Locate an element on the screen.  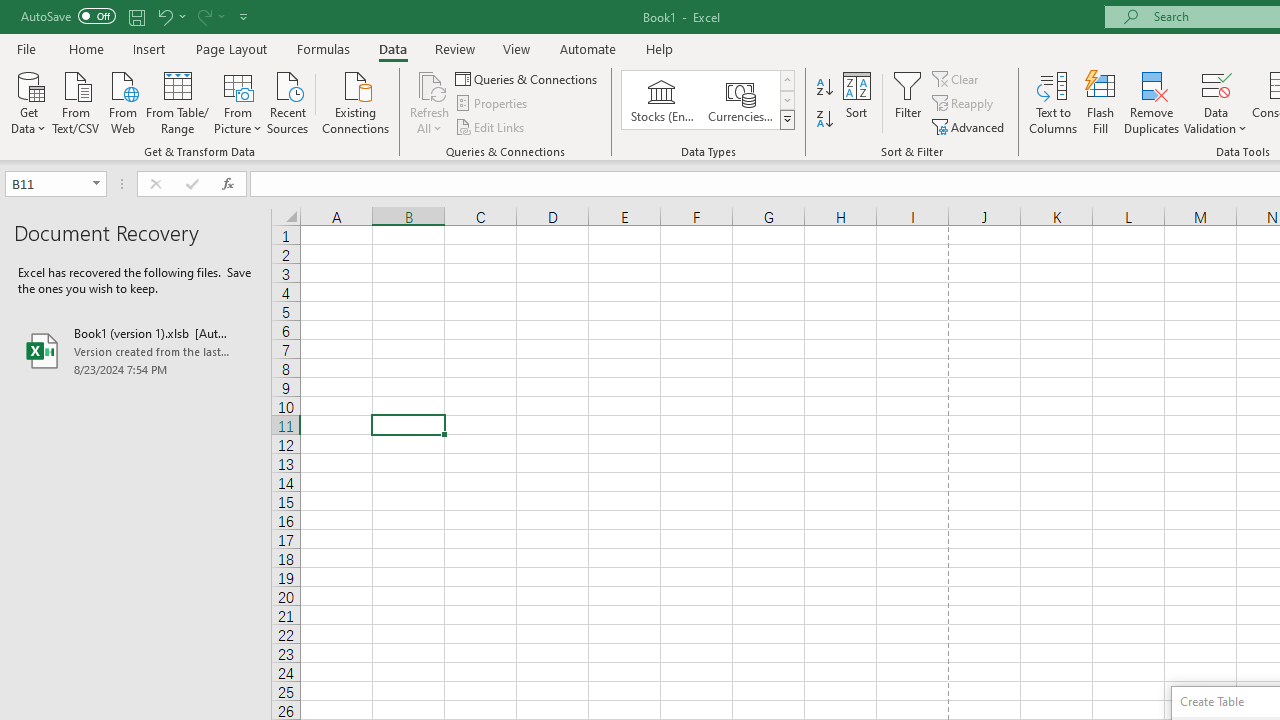
'Currencies (English)' is located at coordinates (739, 100).